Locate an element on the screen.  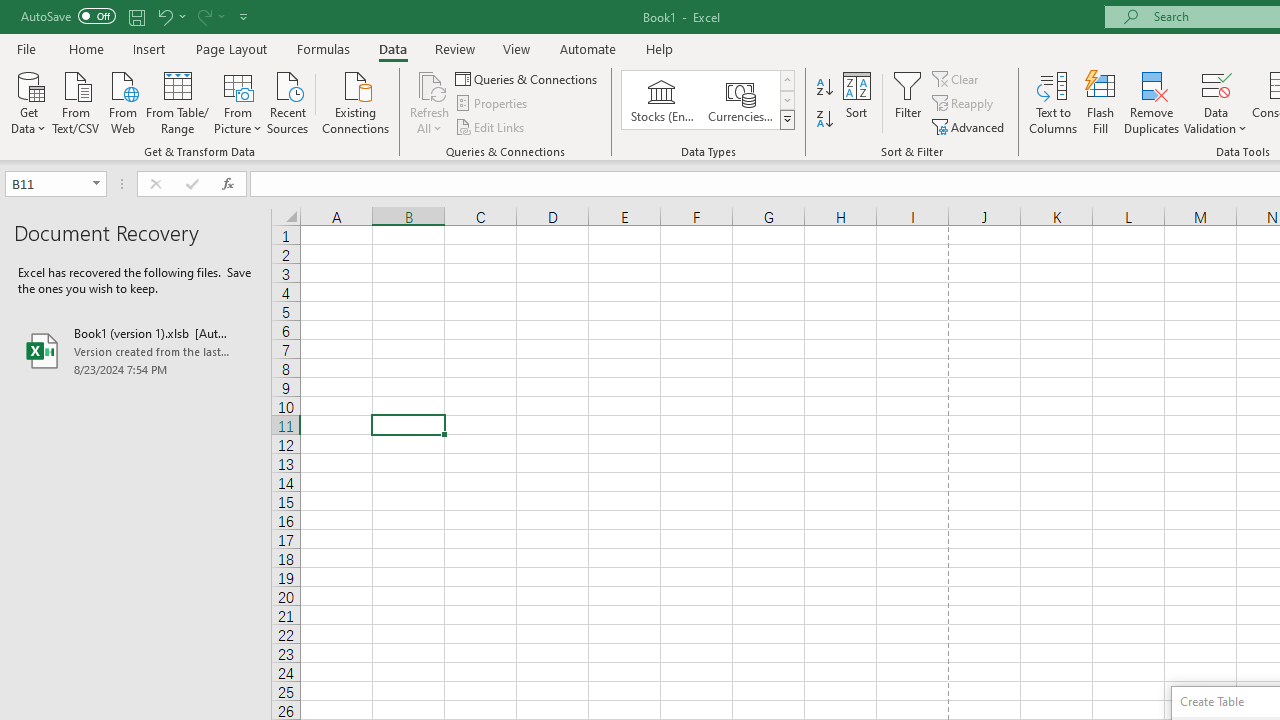
'Currencies (English)' is located at coordinates (739, 100).